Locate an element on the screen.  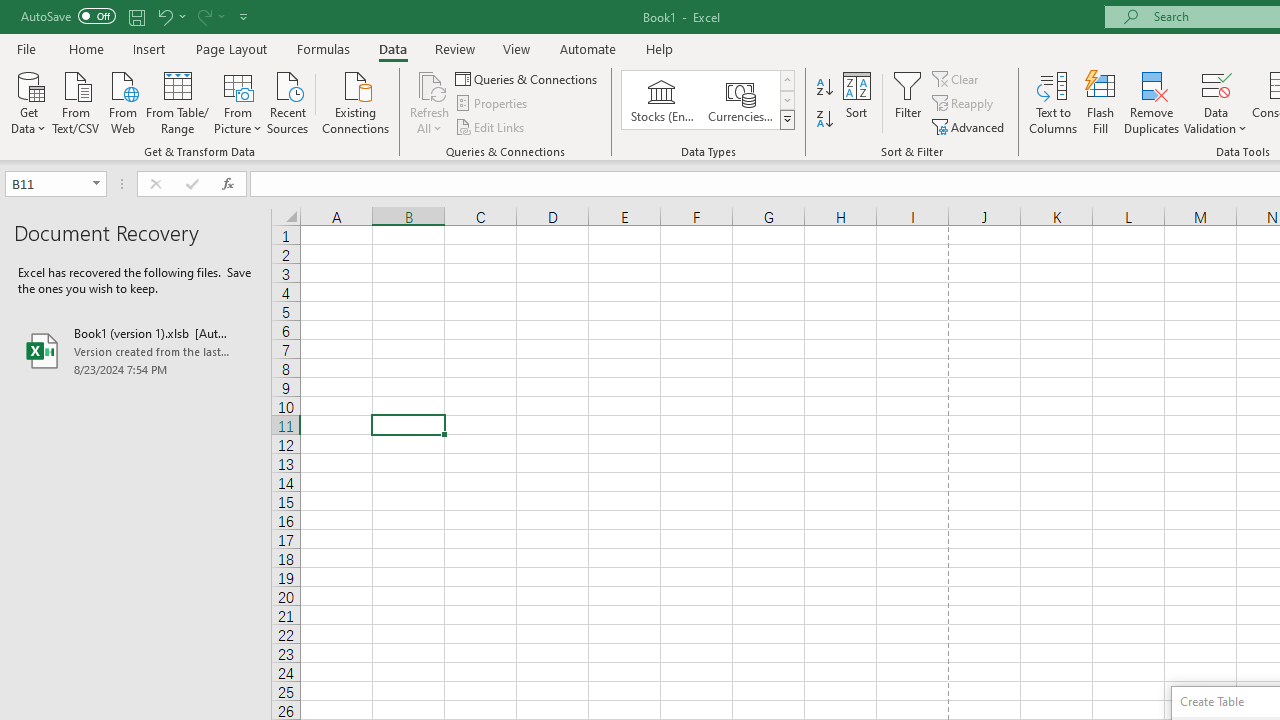
'Currencies (English)' is located at coordinates (739, 100).